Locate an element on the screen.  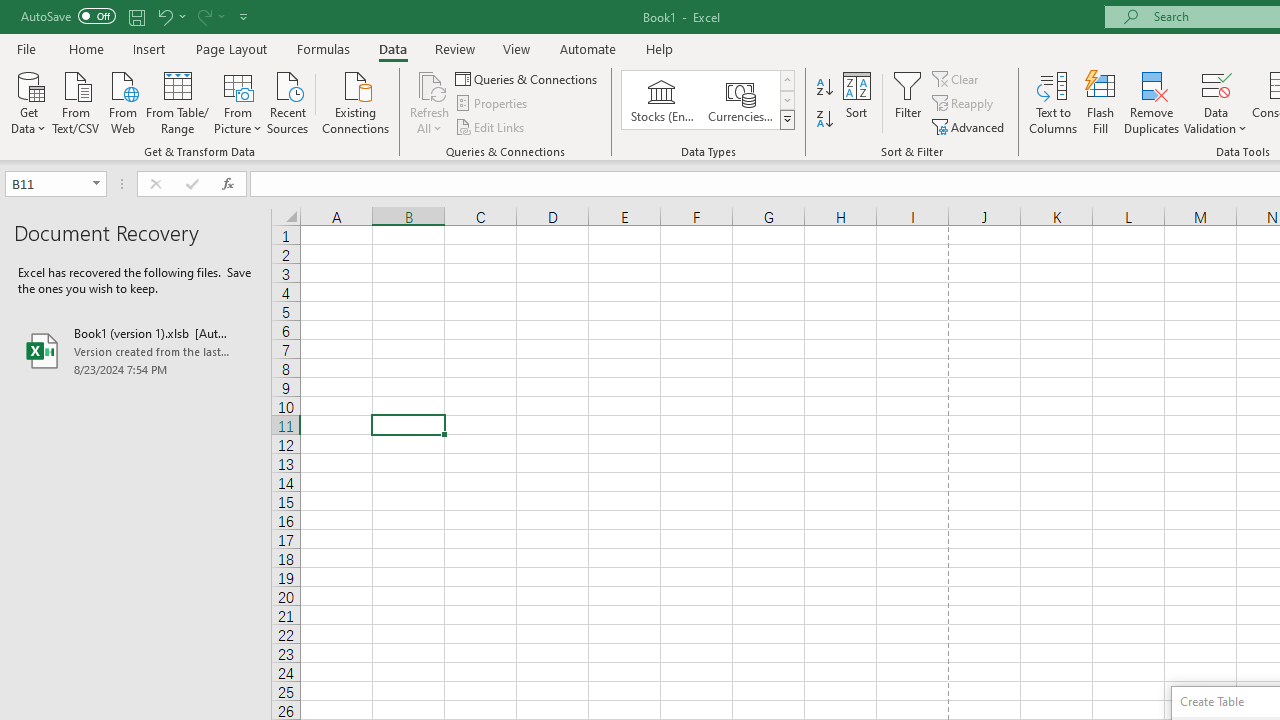
'Currencies (English)' is located at coordinates (739, 100).